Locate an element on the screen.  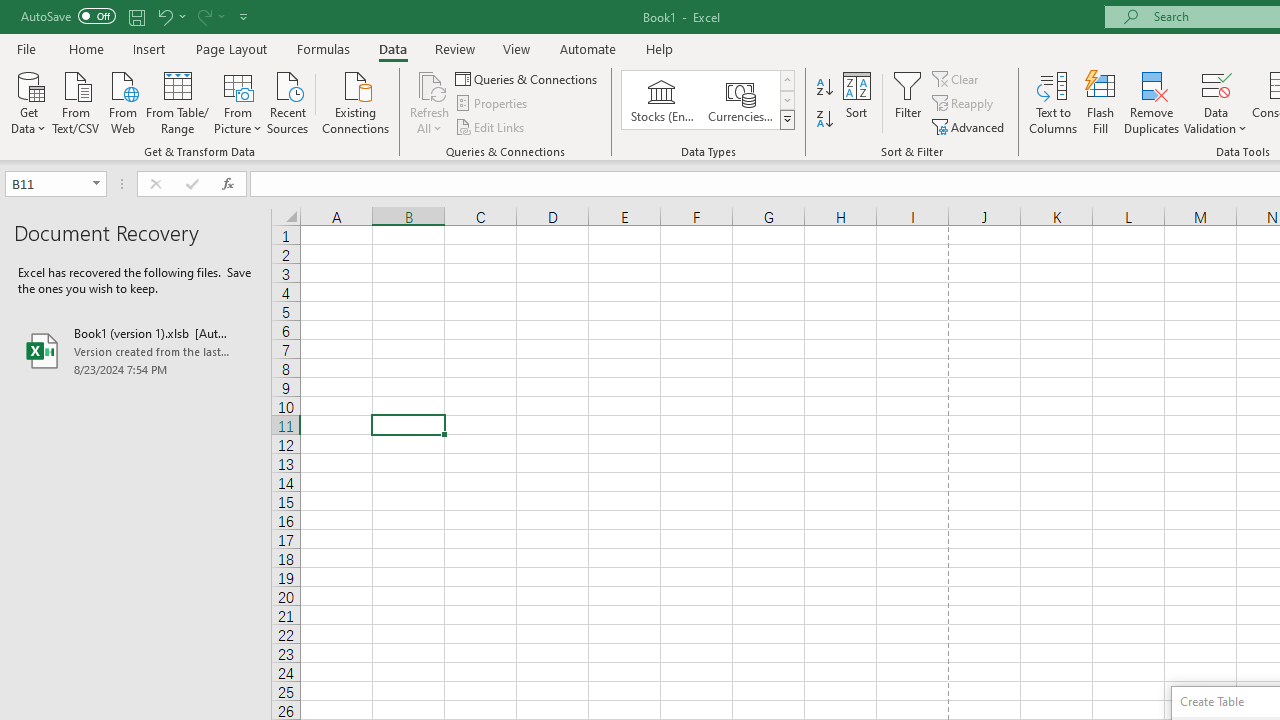
'Currencies (English)' is located at coordinates (739, 100).